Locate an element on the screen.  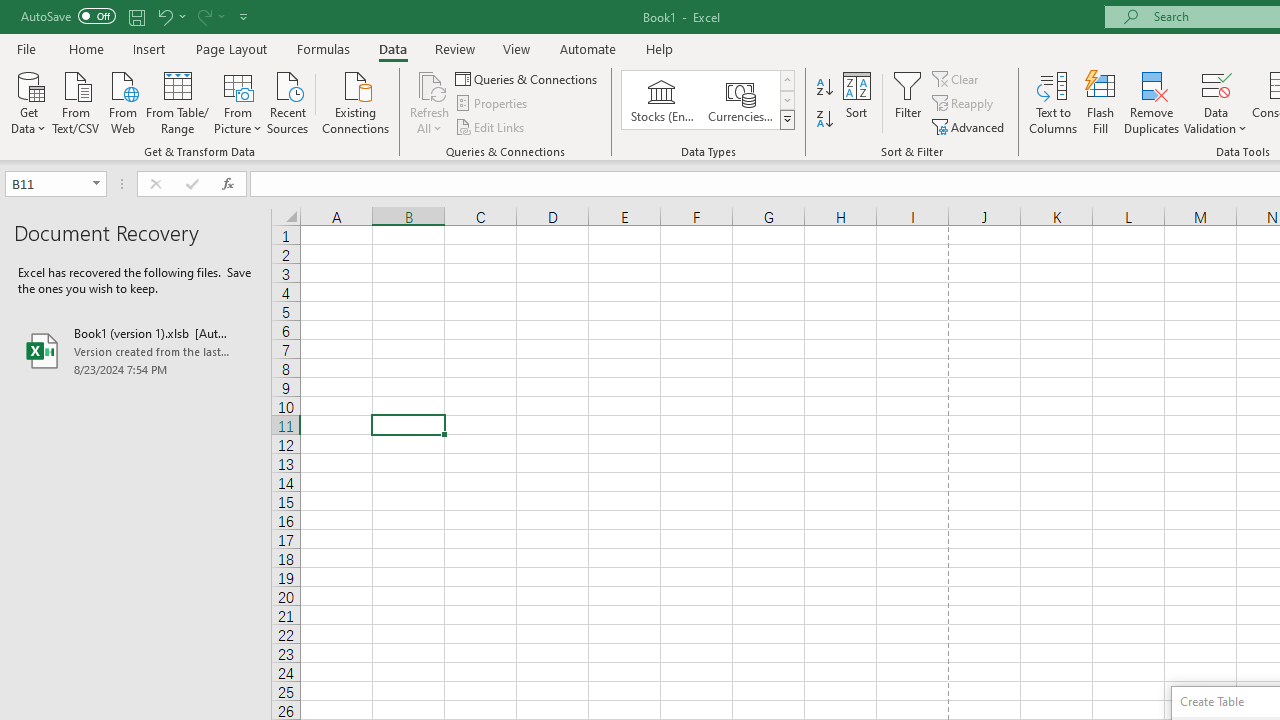
'Currencies (English)' is located at coordinates (739, 100).